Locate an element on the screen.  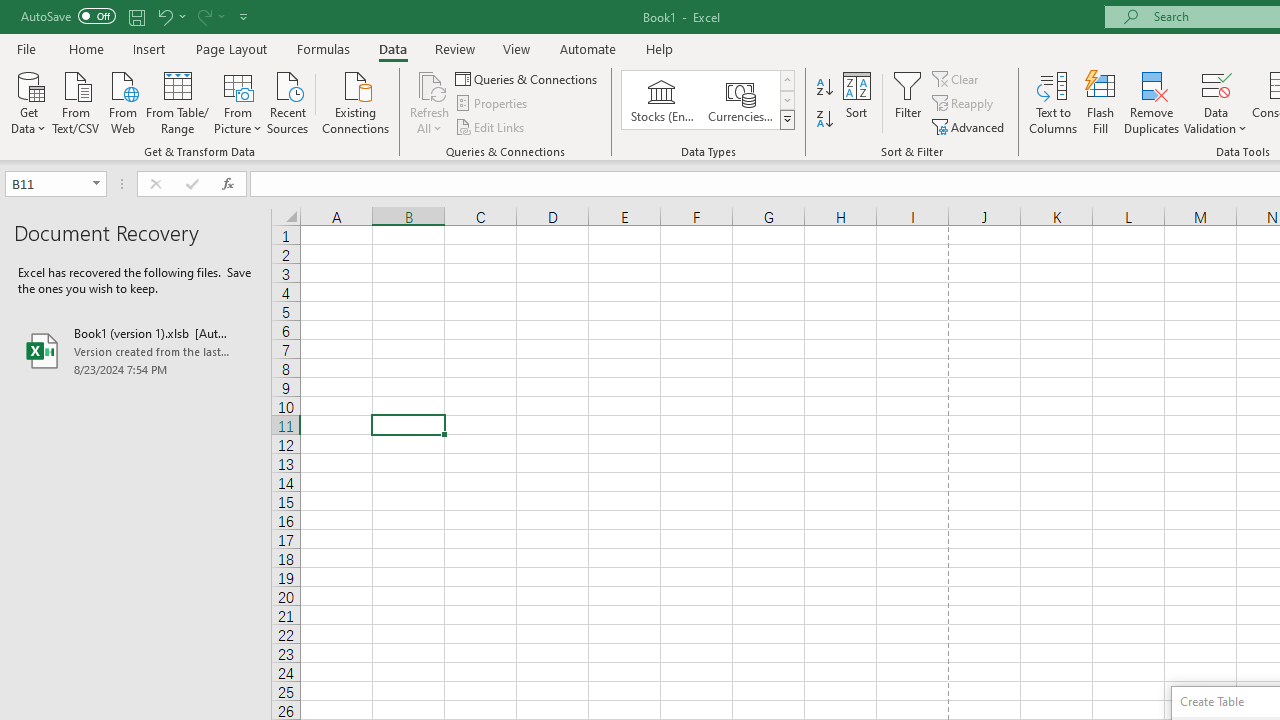
'Currencies (English)' is located at coordinates (739, 100).